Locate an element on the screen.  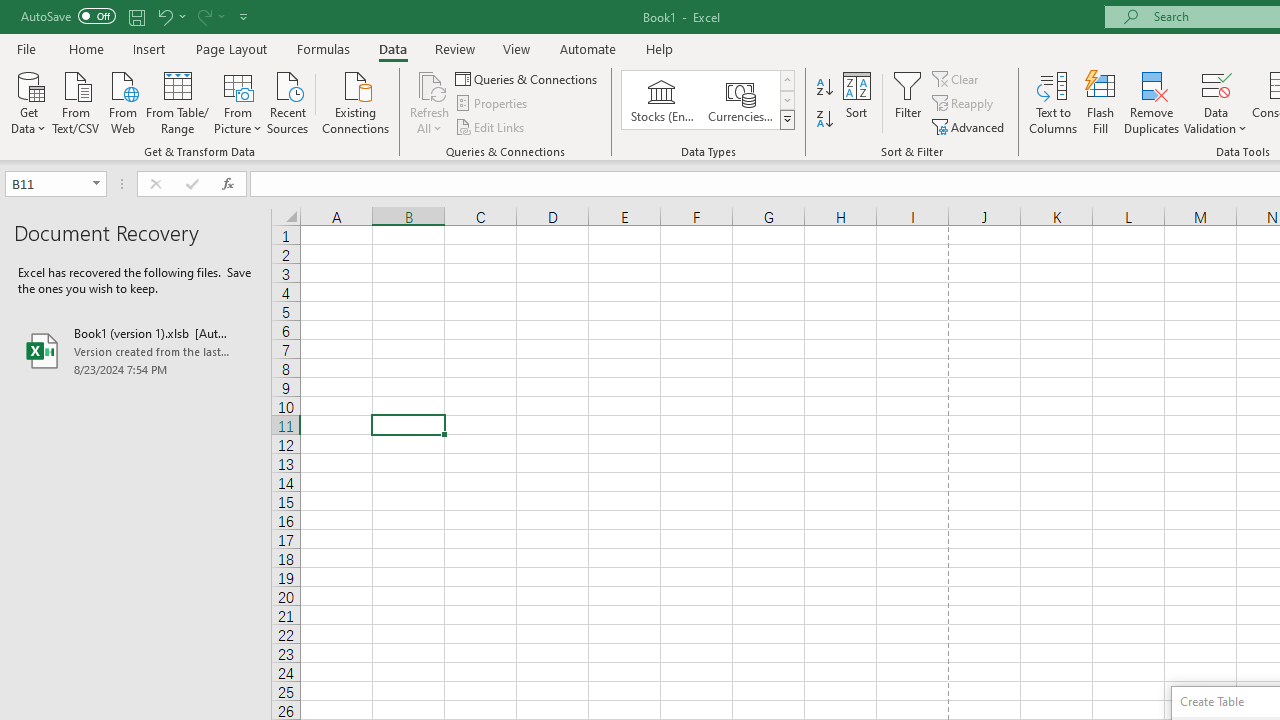
'Currencies (English)' is located at coordinates (739, 100).